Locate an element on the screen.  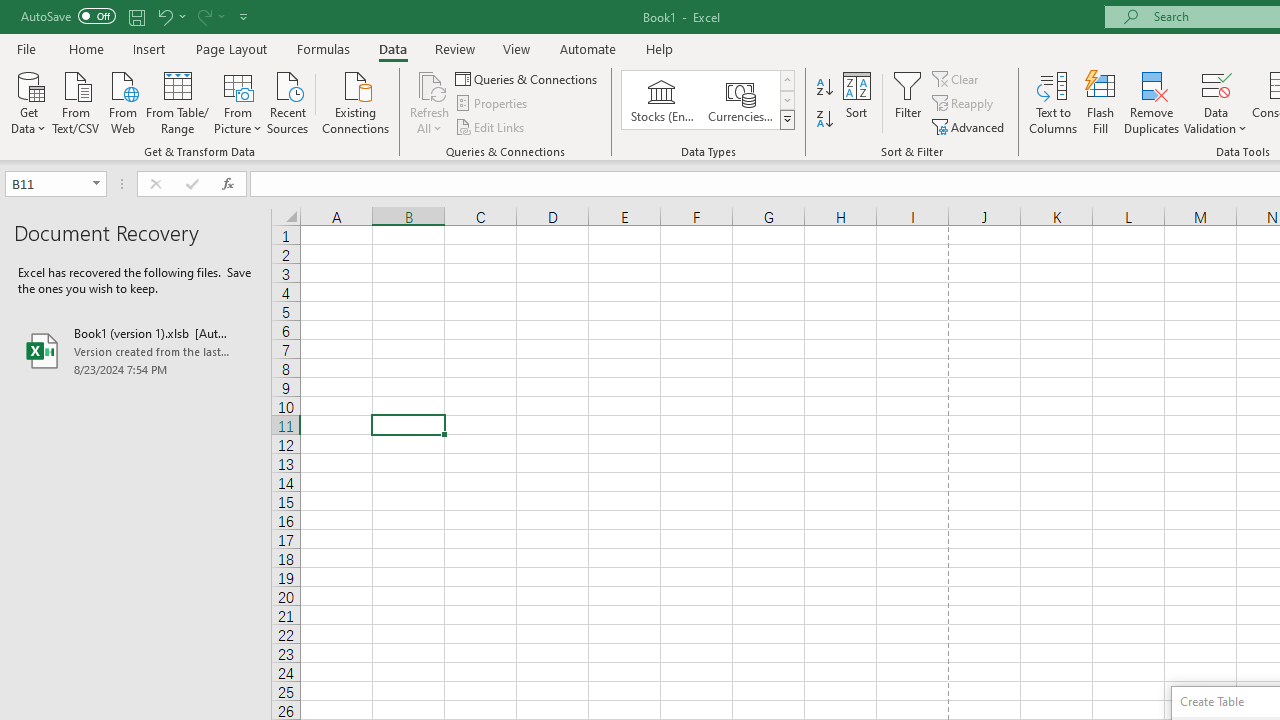
'Currencies (English)' is located at coordinates (739, 100).